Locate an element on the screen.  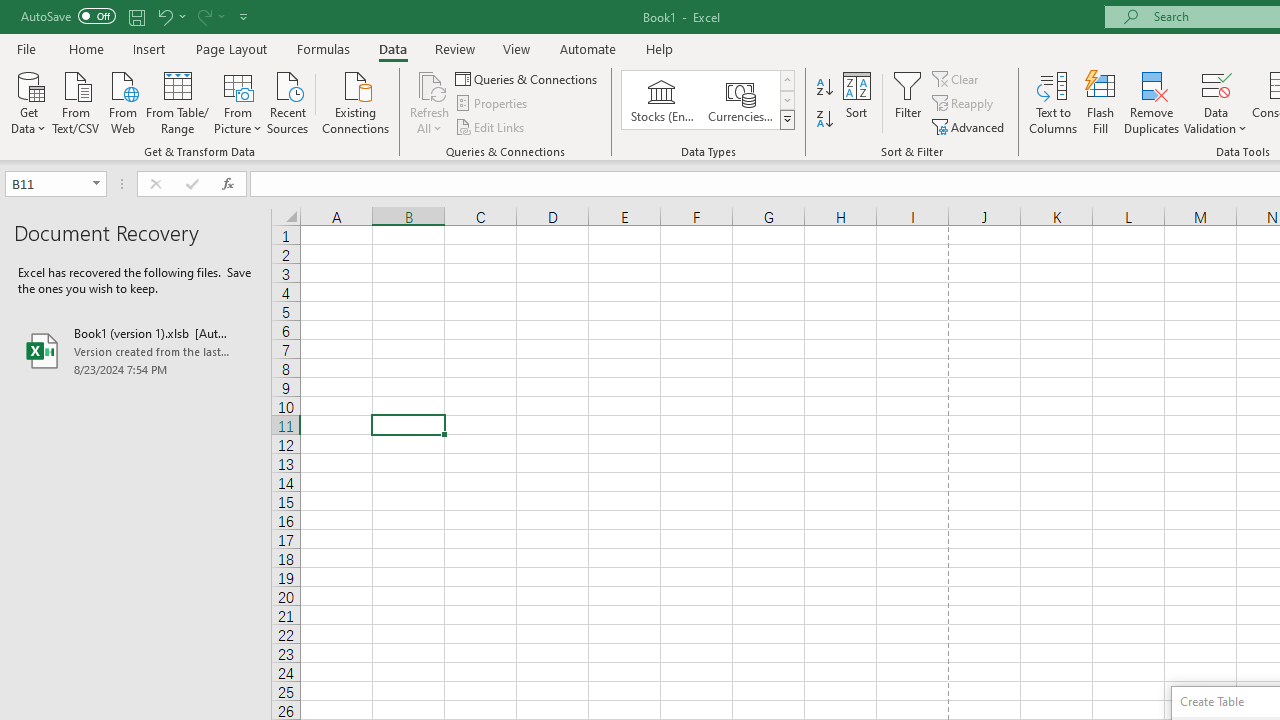
'Currencies (English)' is located at coordinates (739, 100).